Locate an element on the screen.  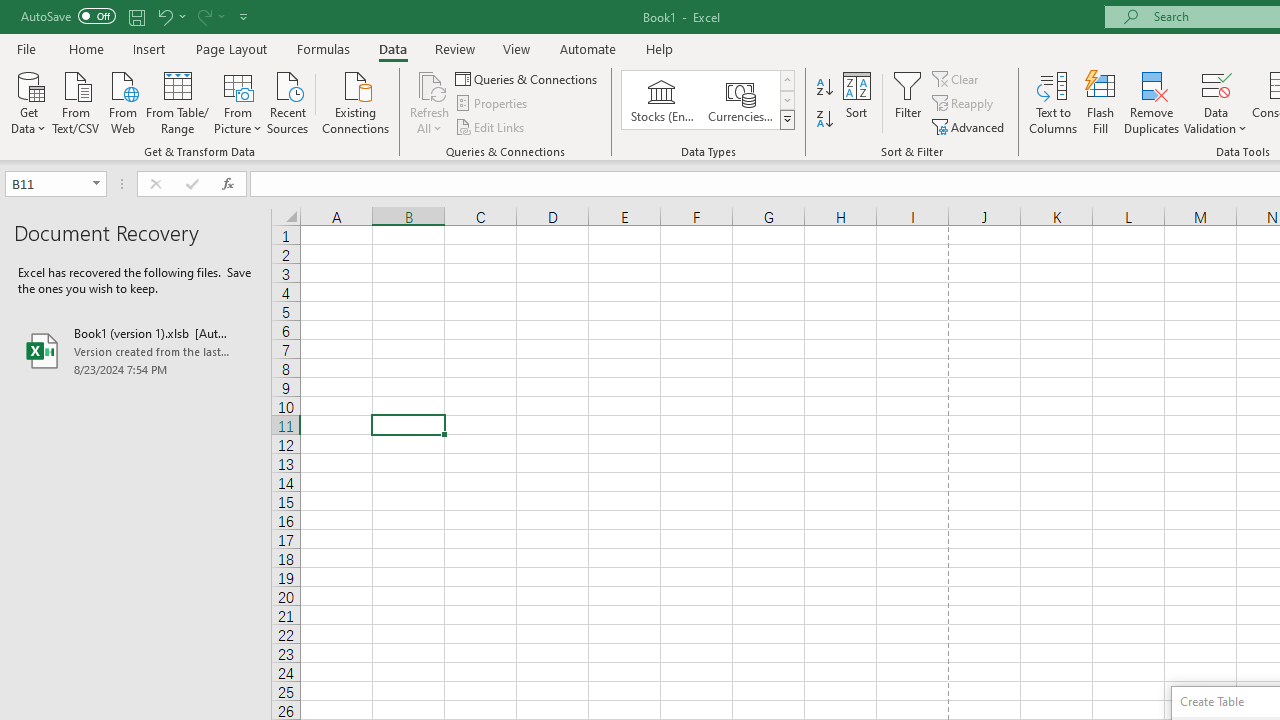
'Currencies (English)' is located at coordinates (739, 100).